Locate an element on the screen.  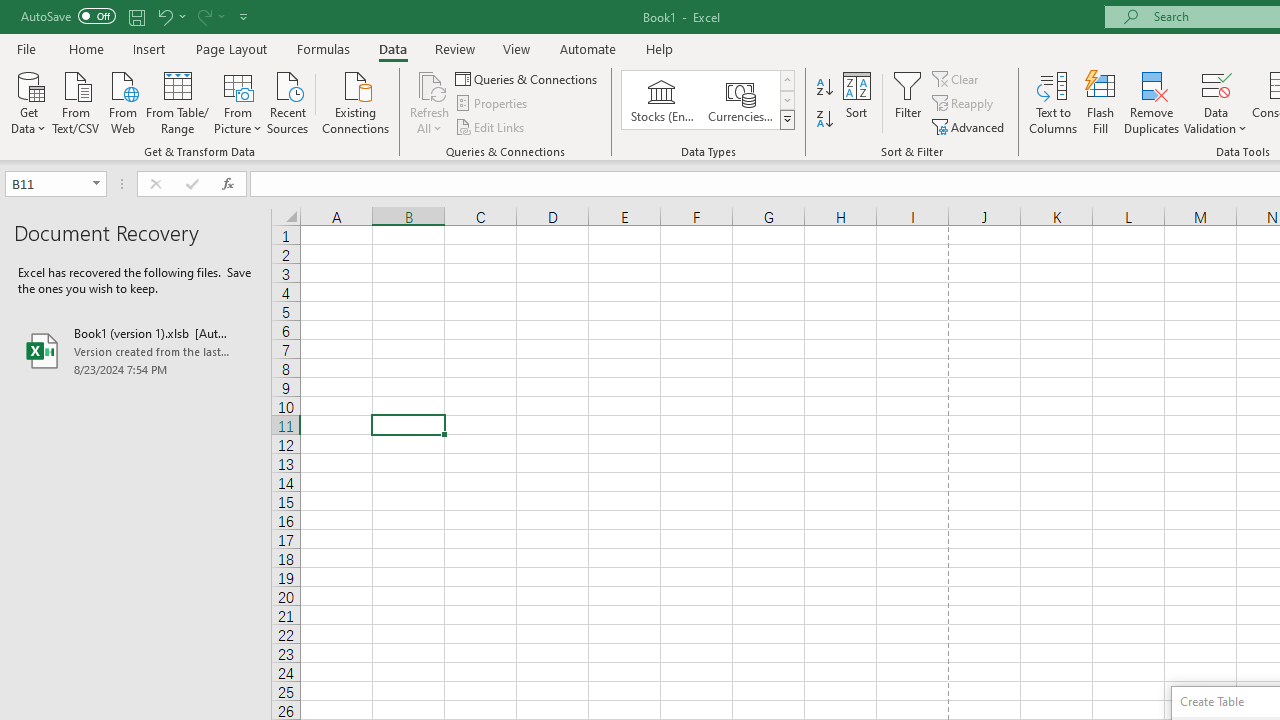
'Currencies (English)' is located at coordinates (739, 100).